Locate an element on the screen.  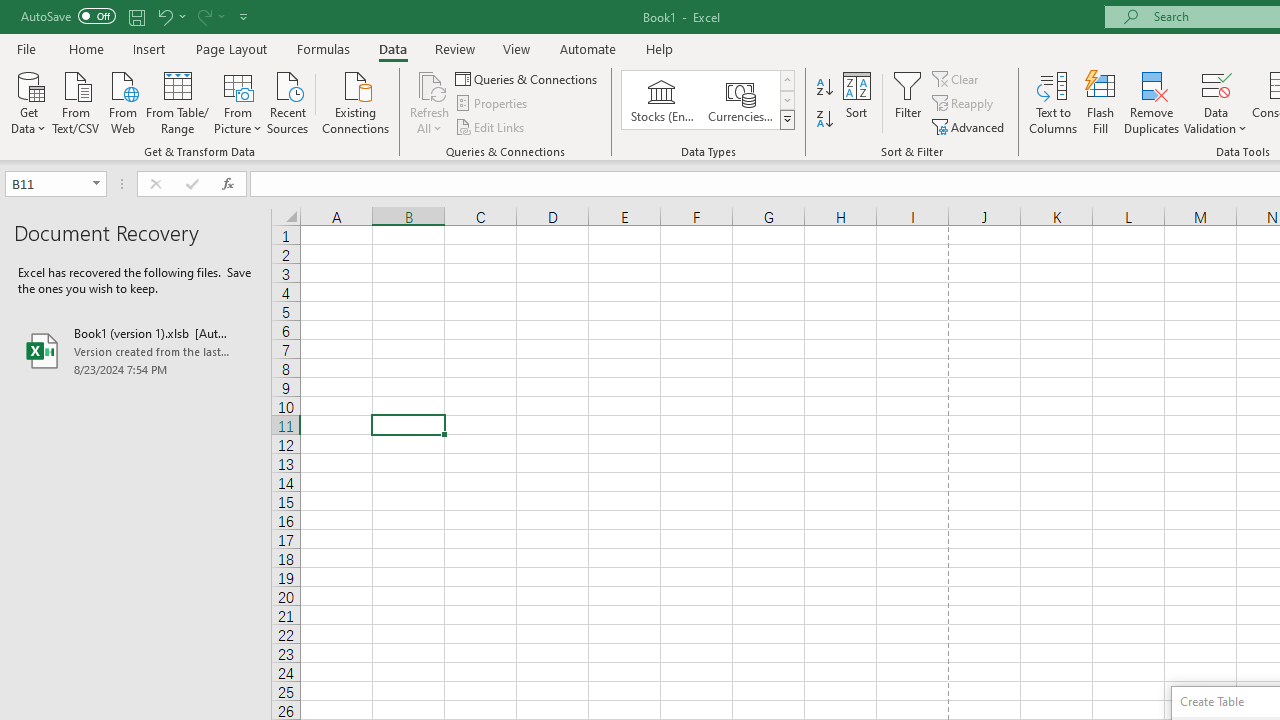
'Currencies (English)' is located at coordinates (739, 100).